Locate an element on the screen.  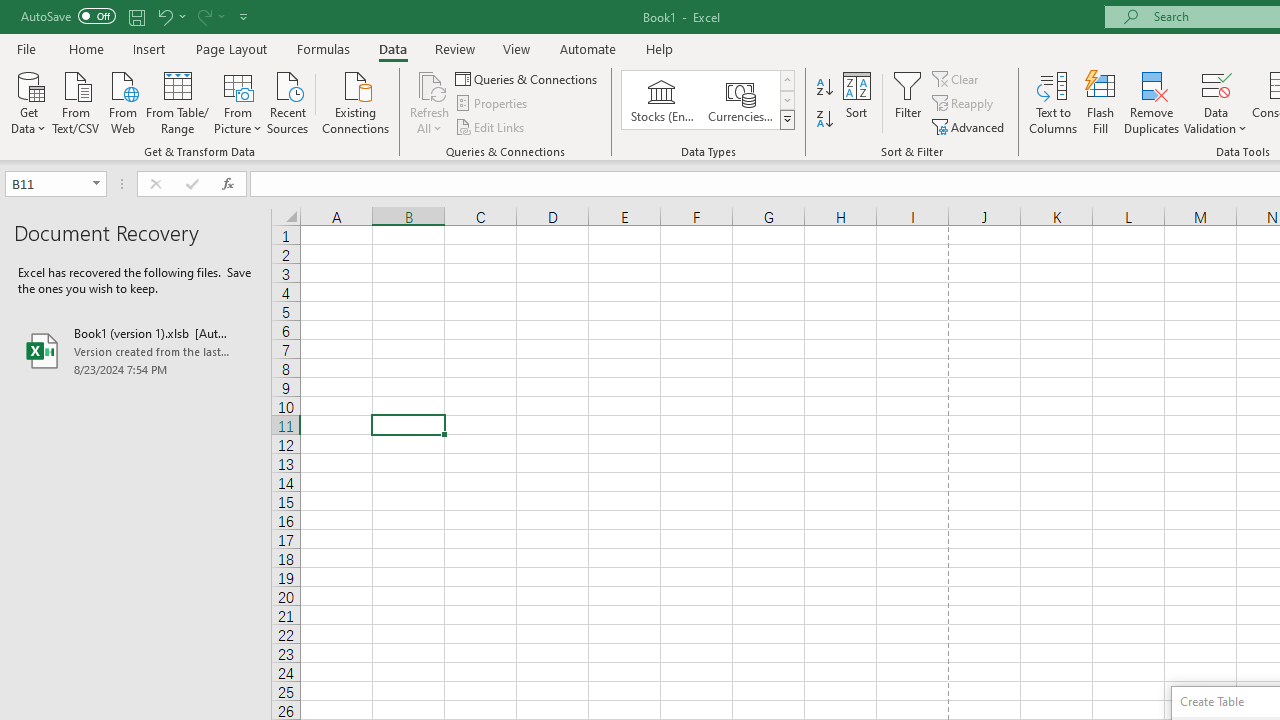
'Currencies (English)' is located at coordinates (739, 100).